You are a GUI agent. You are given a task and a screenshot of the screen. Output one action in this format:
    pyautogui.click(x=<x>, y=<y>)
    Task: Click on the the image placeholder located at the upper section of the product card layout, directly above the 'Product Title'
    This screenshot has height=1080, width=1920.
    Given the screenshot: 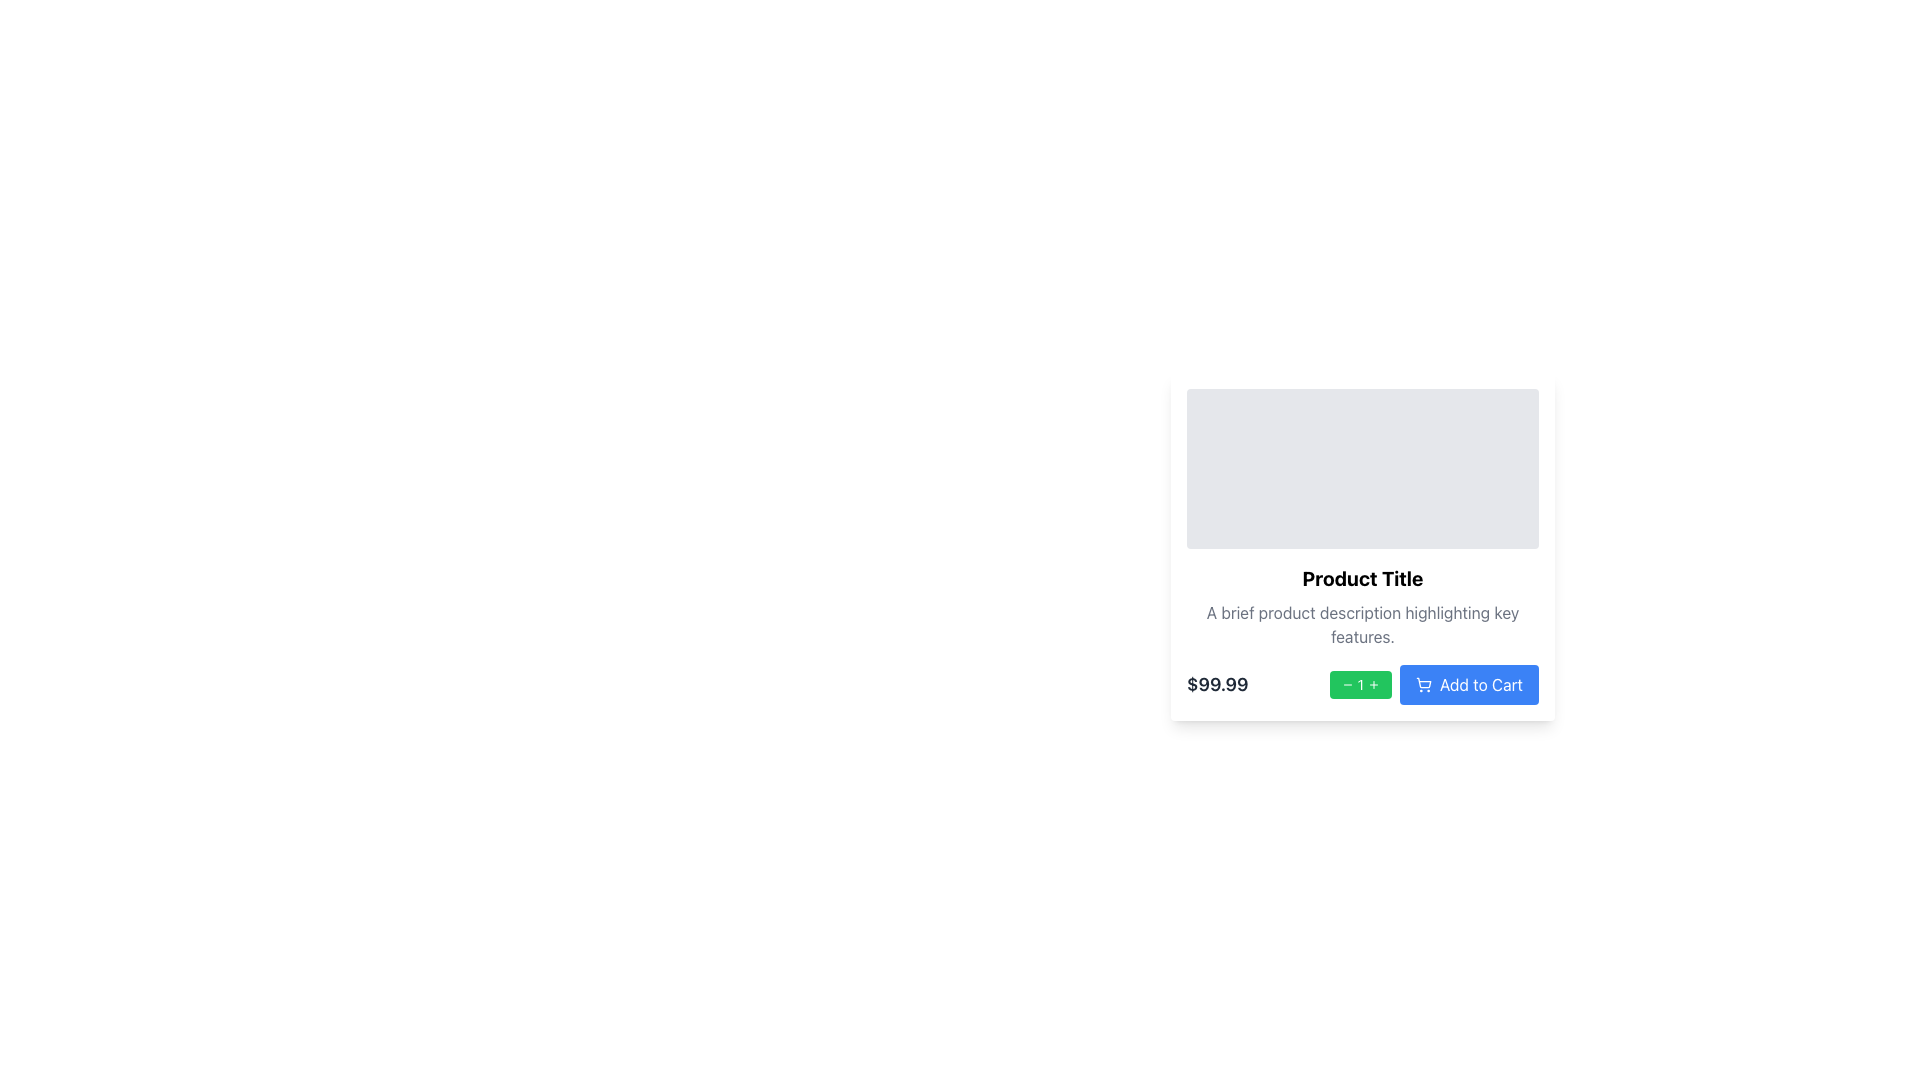 What is the action you would take?
    pyautogui.click(x=1362, y=469)
    